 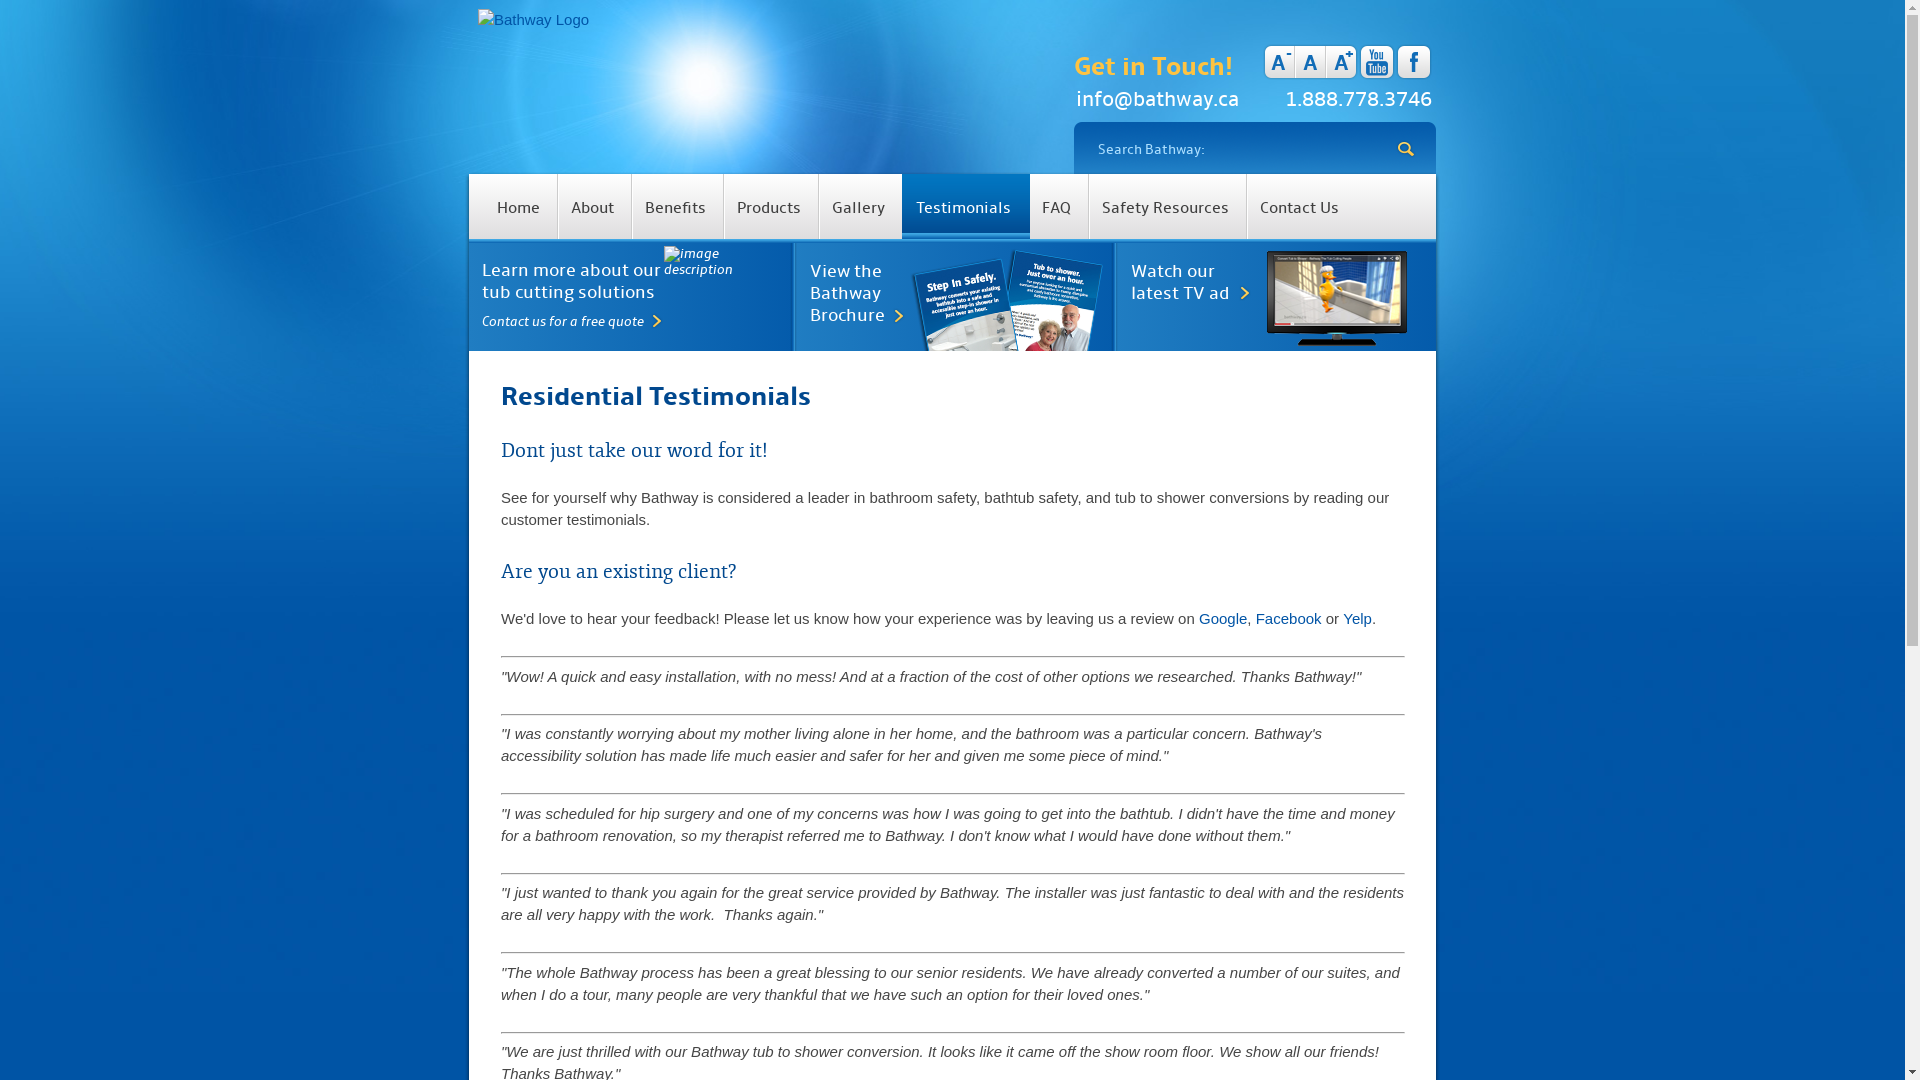 I want to click on 'Products', so click(x=722, y=206).